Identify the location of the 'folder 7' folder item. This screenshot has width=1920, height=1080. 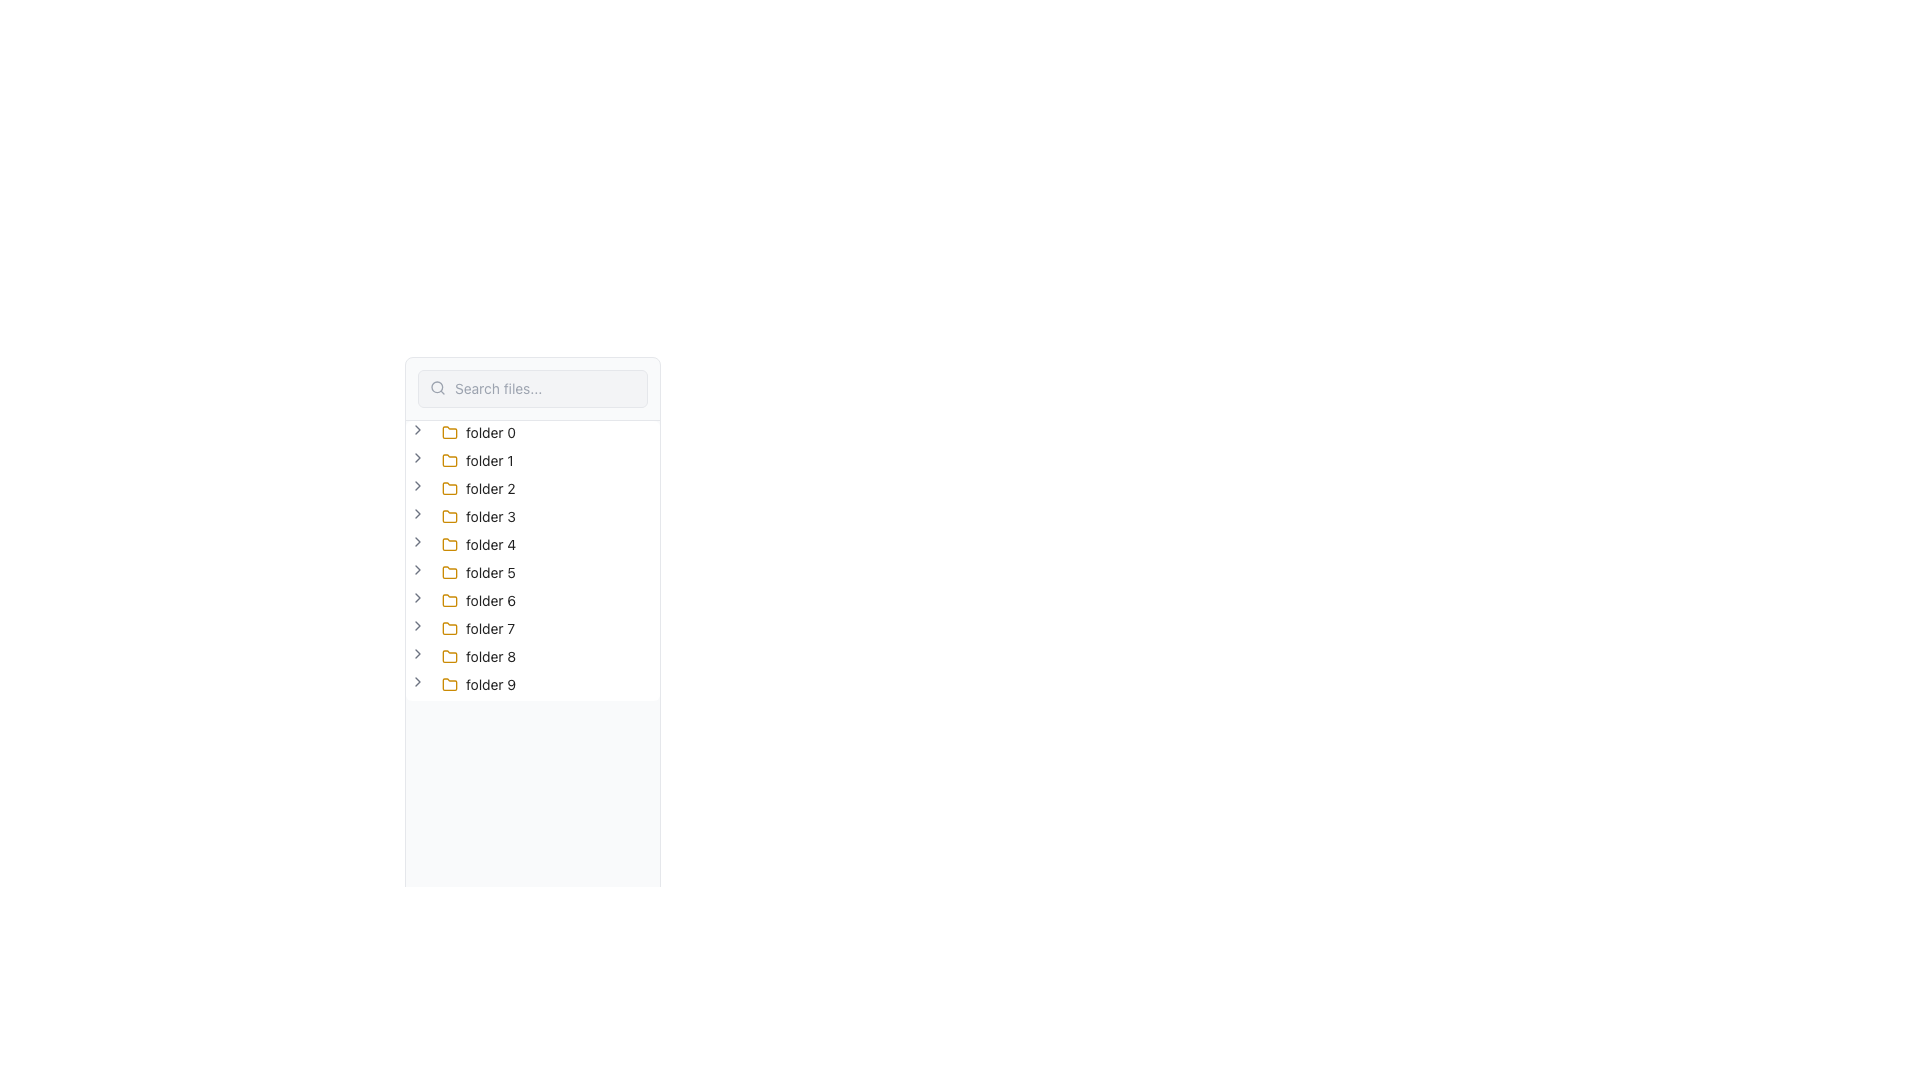
(477, 627).